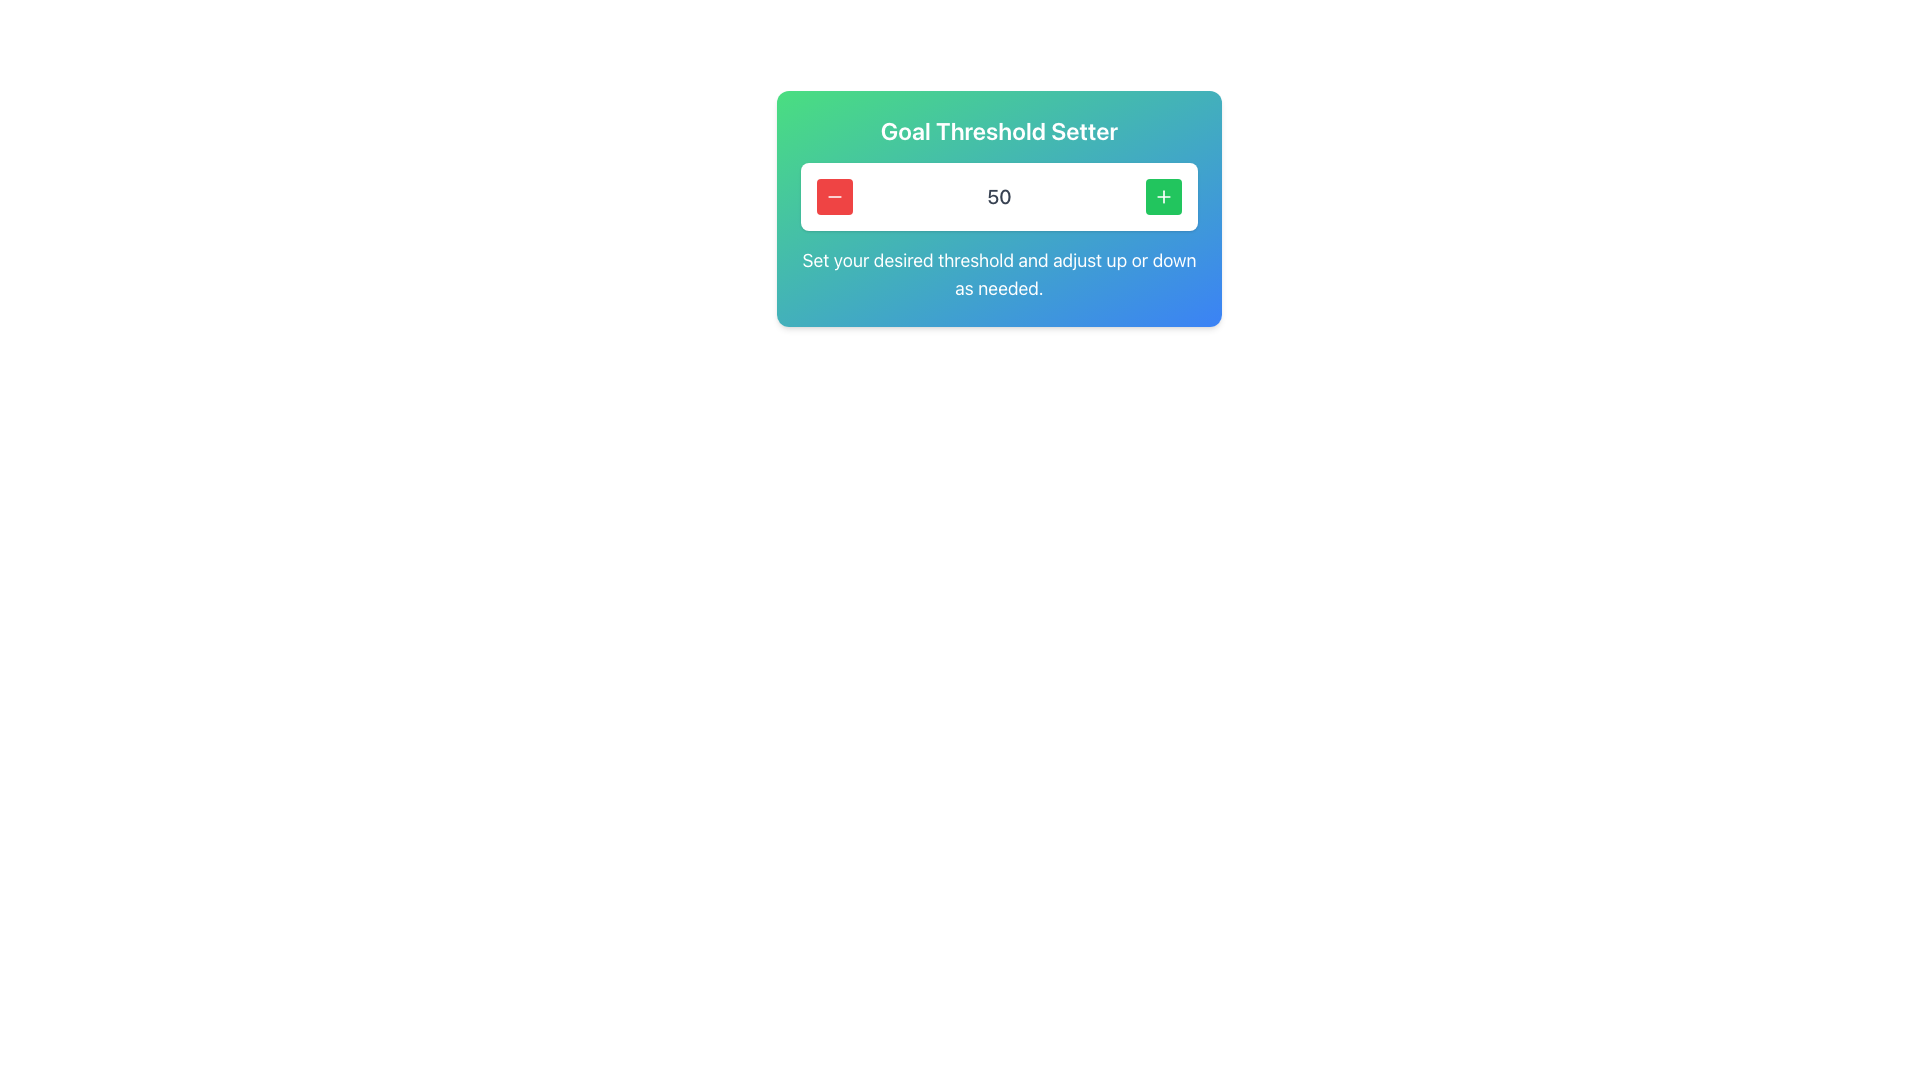  Describe the element at coordinates (835, 196) in the screenshot. I see `the square button with a red background and a white minus icon` at that location.